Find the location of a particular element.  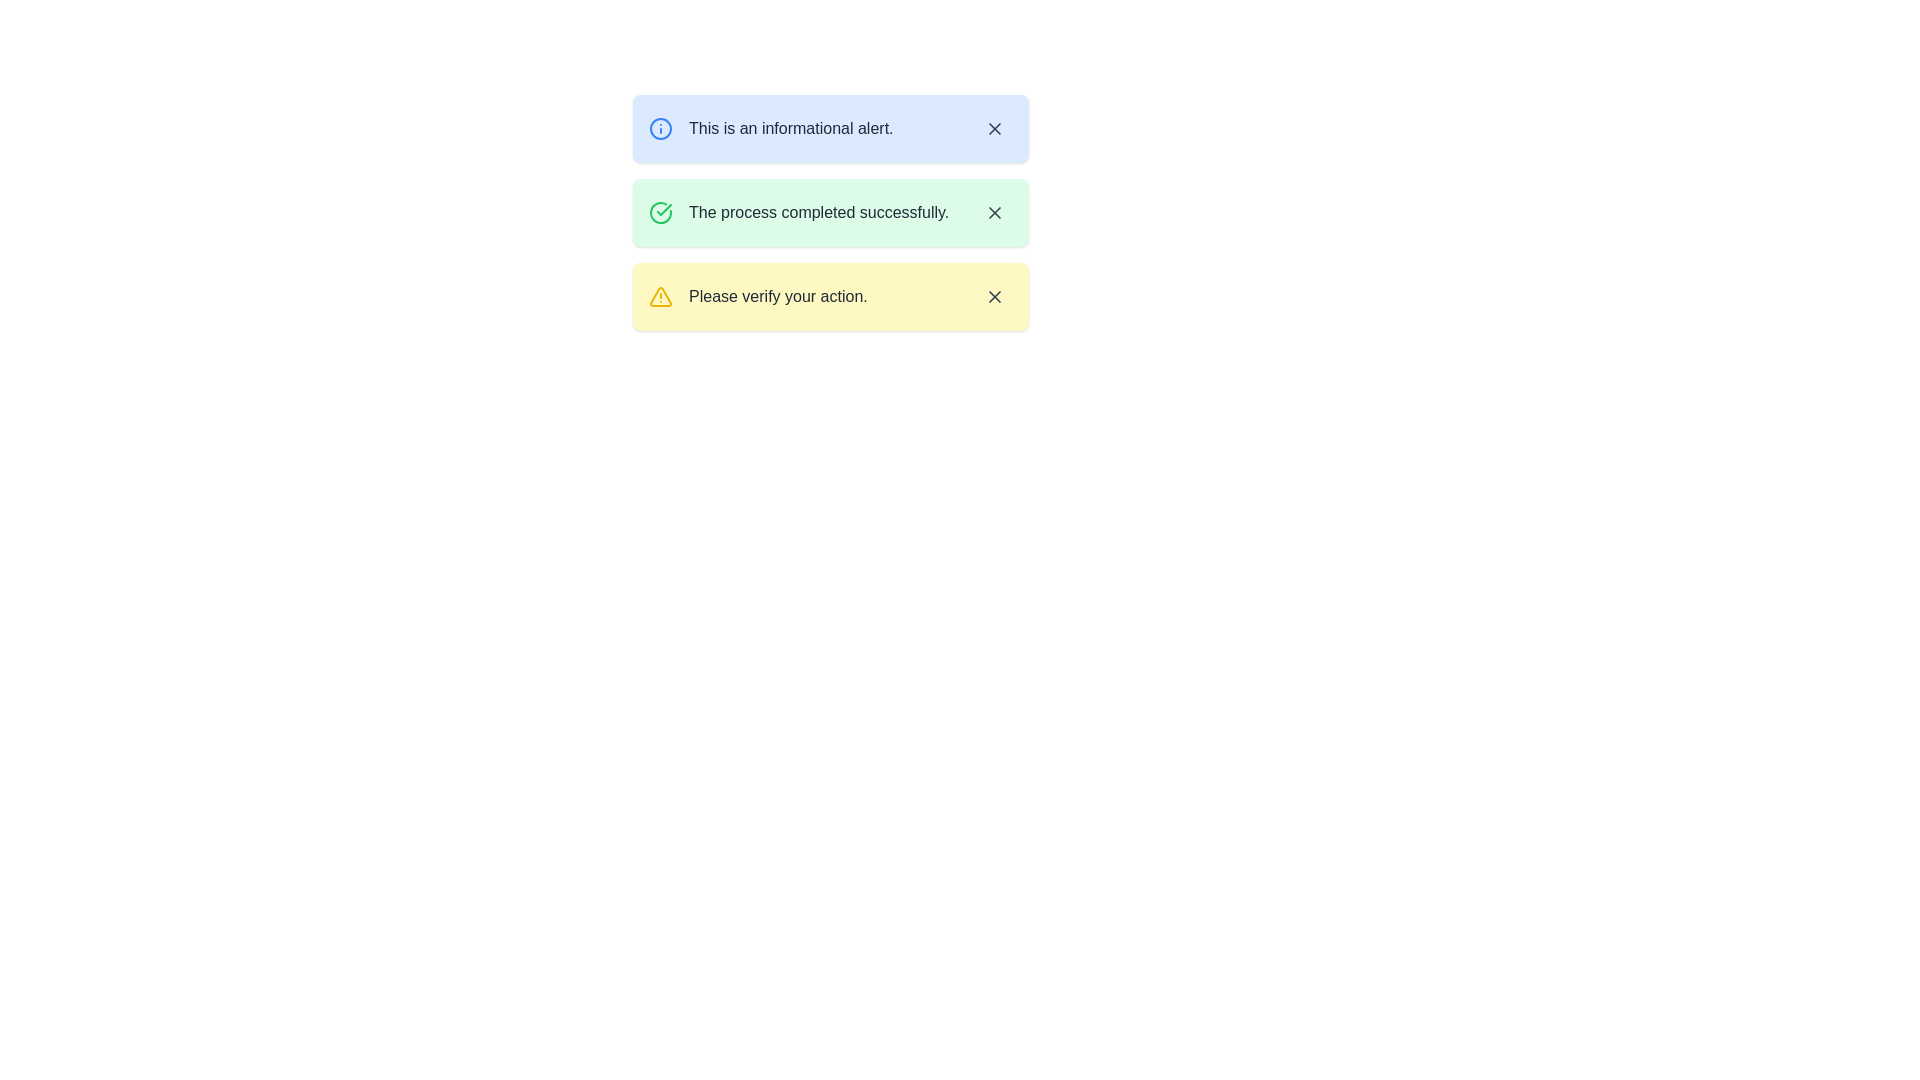

the outermost circular SVG element that serves a decorative purpose in the blue icon of the first informational alert box is located at coordinates (661, 128).